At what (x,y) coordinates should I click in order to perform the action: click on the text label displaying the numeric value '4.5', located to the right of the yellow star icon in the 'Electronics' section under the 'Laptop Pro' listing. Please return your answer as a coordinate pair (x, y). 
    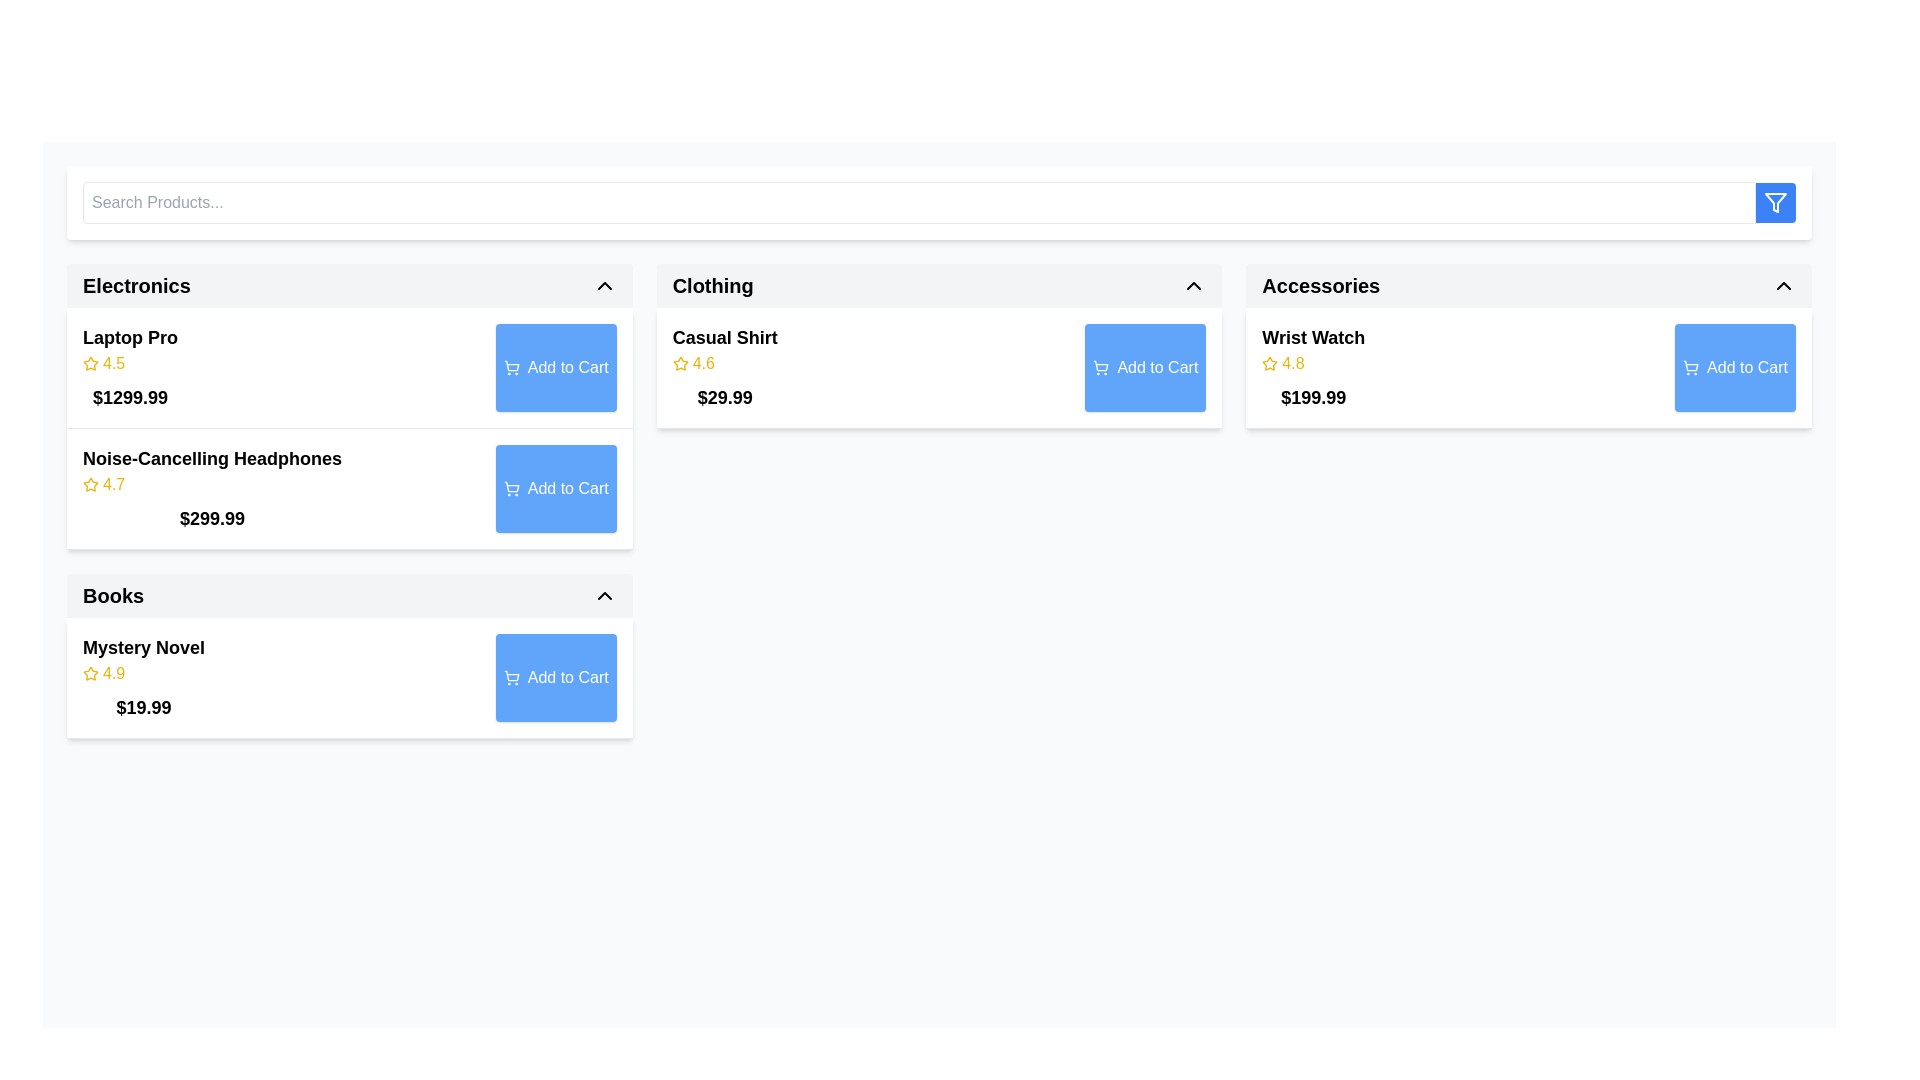
    Looking at the image, I should click on (113, 363).